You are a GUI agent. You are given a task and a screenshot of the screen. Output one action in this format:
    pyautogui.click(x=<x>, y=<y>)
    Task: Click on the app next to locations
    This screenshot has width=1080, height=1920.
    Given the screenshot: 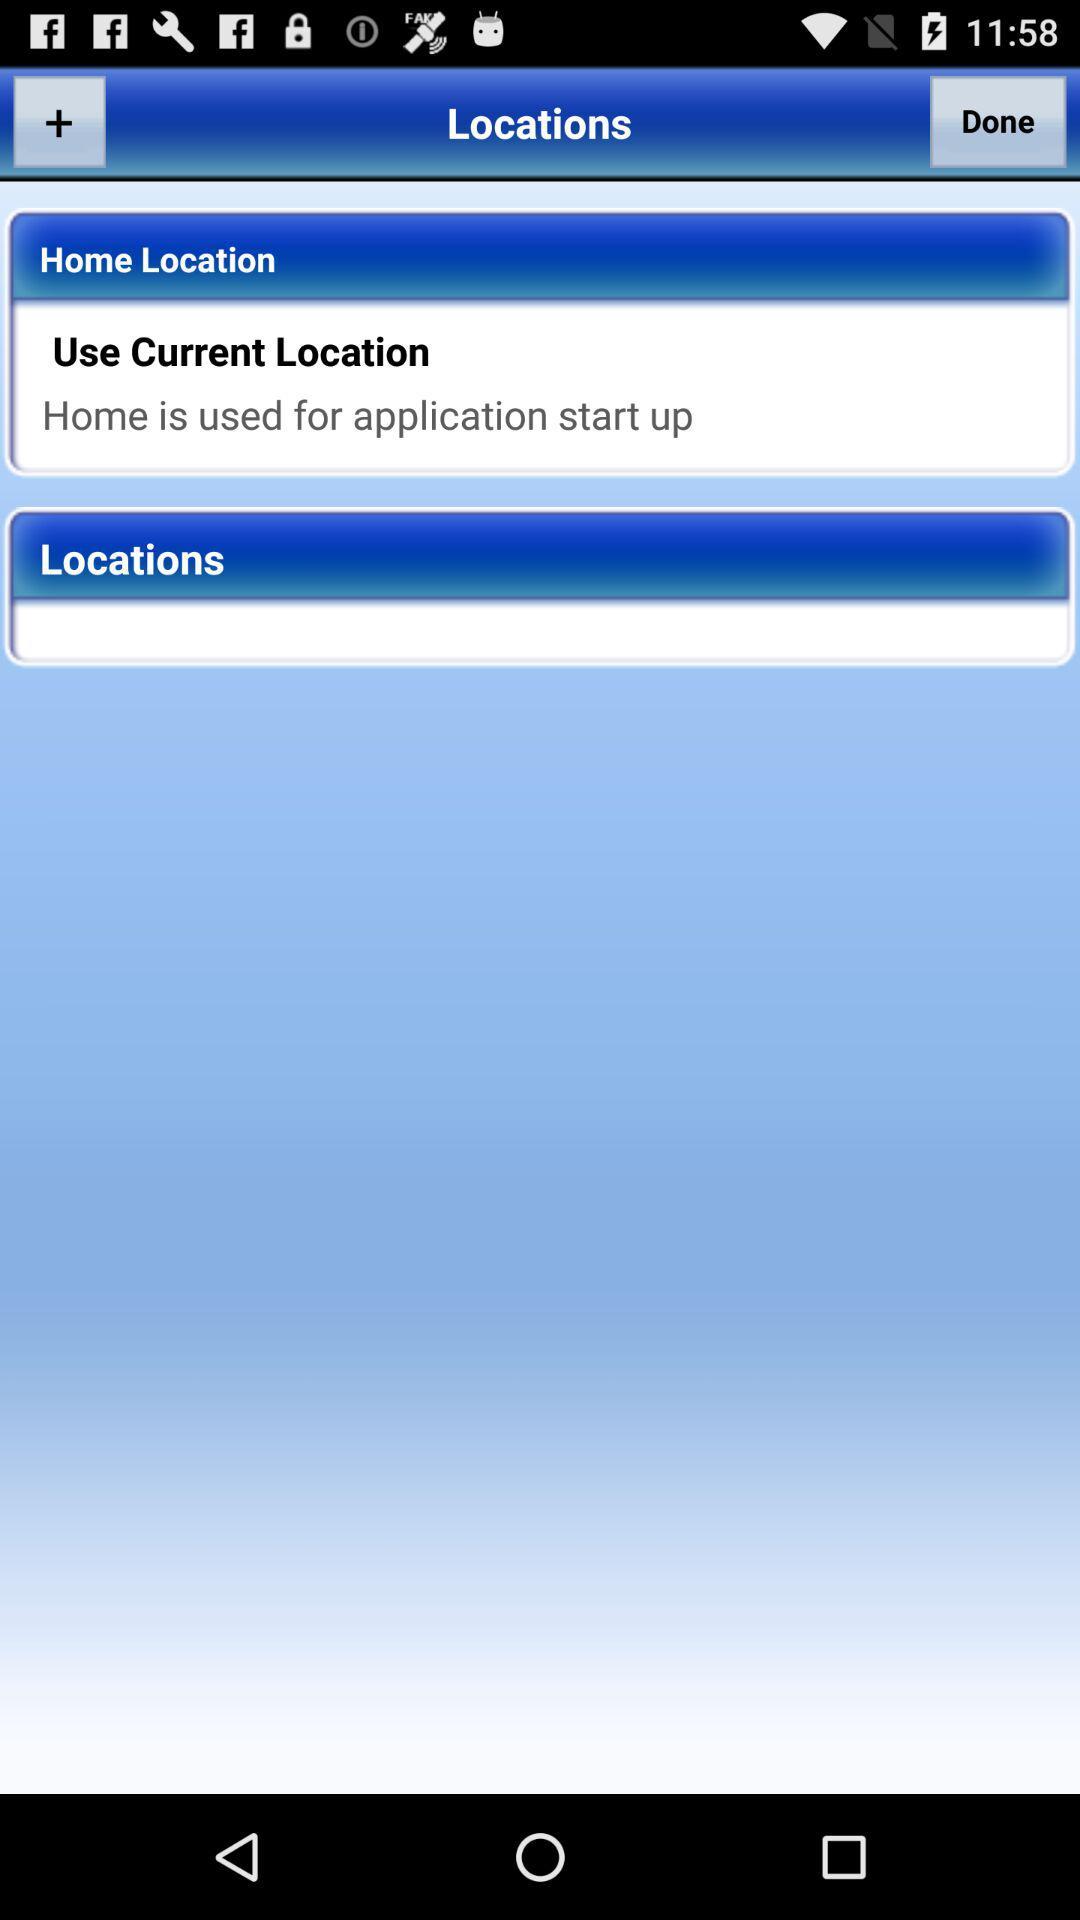 What is the action you would take?
    pyautogui.click(x=58, y=120)
    